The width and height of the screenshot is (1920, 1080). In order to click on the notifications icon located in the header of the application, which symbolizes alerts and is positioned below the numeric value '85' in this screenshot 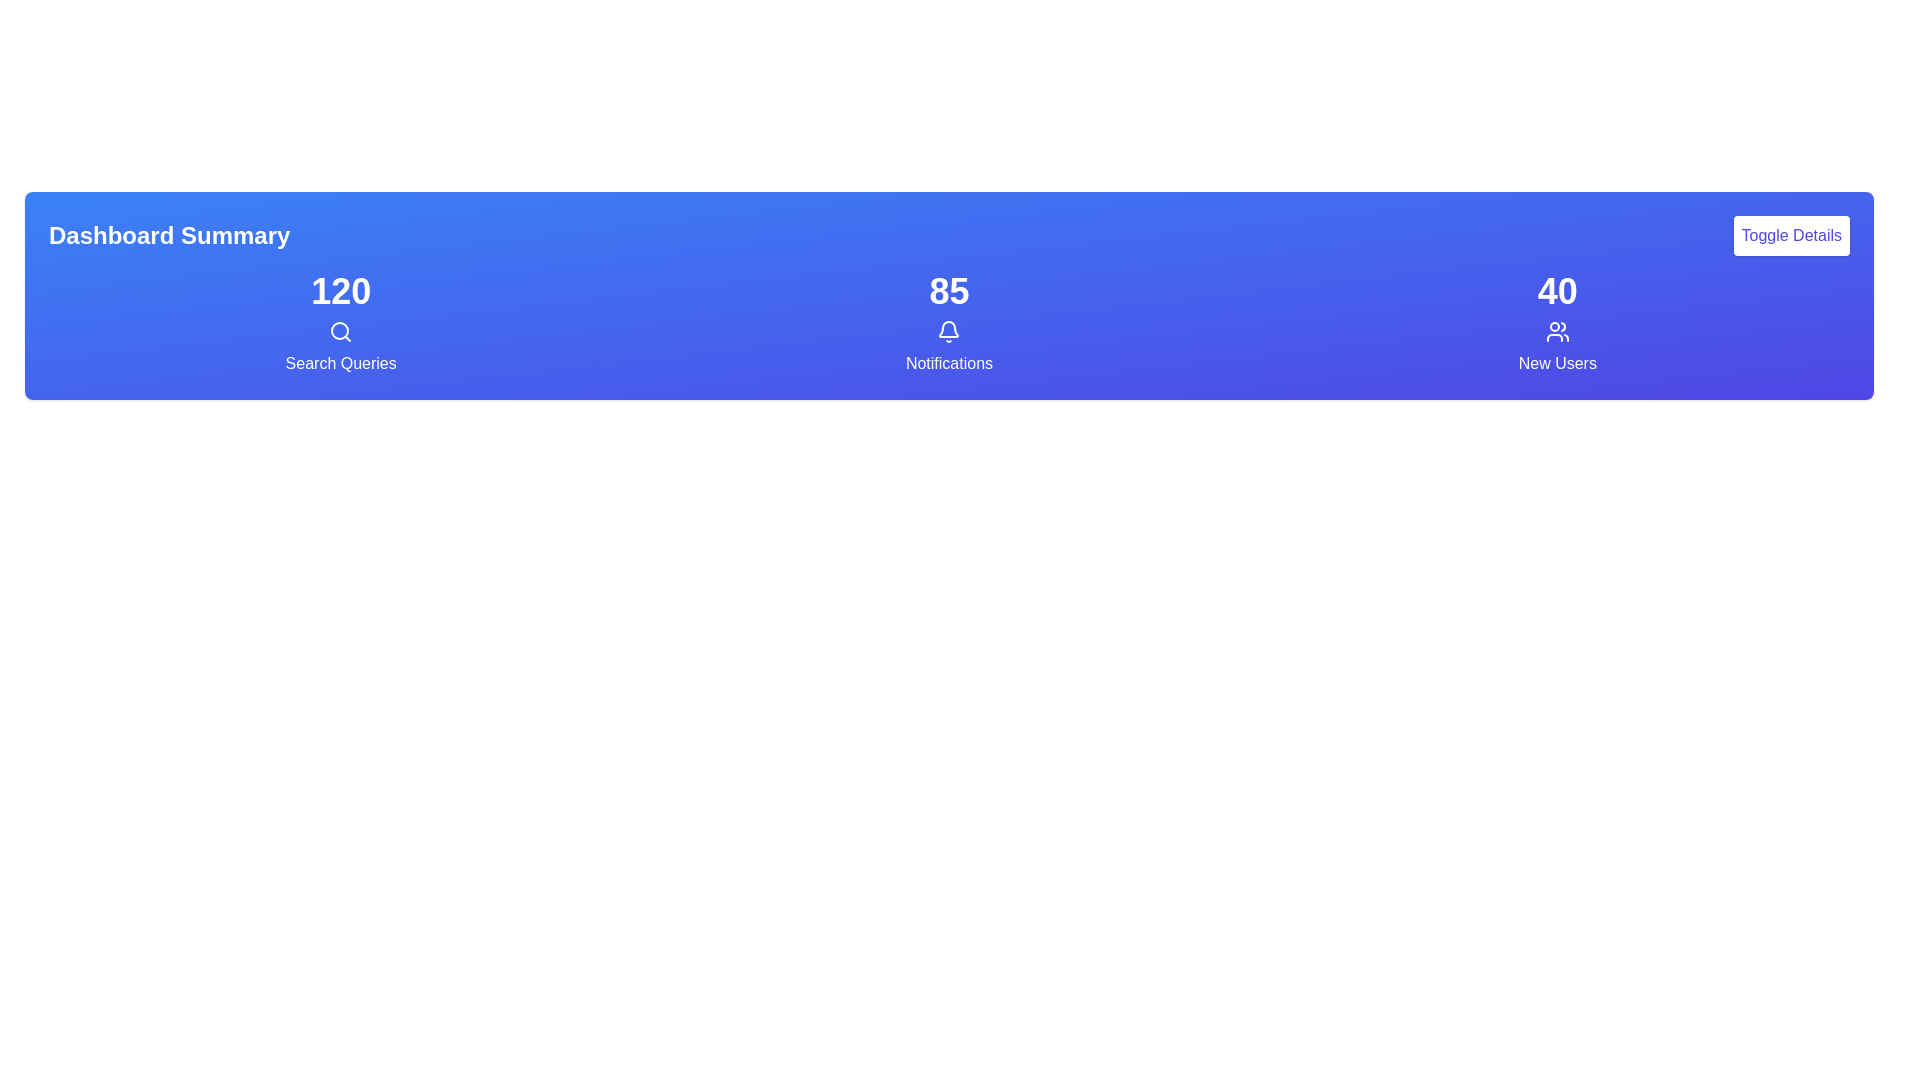, I will do `click(948, 328)`.